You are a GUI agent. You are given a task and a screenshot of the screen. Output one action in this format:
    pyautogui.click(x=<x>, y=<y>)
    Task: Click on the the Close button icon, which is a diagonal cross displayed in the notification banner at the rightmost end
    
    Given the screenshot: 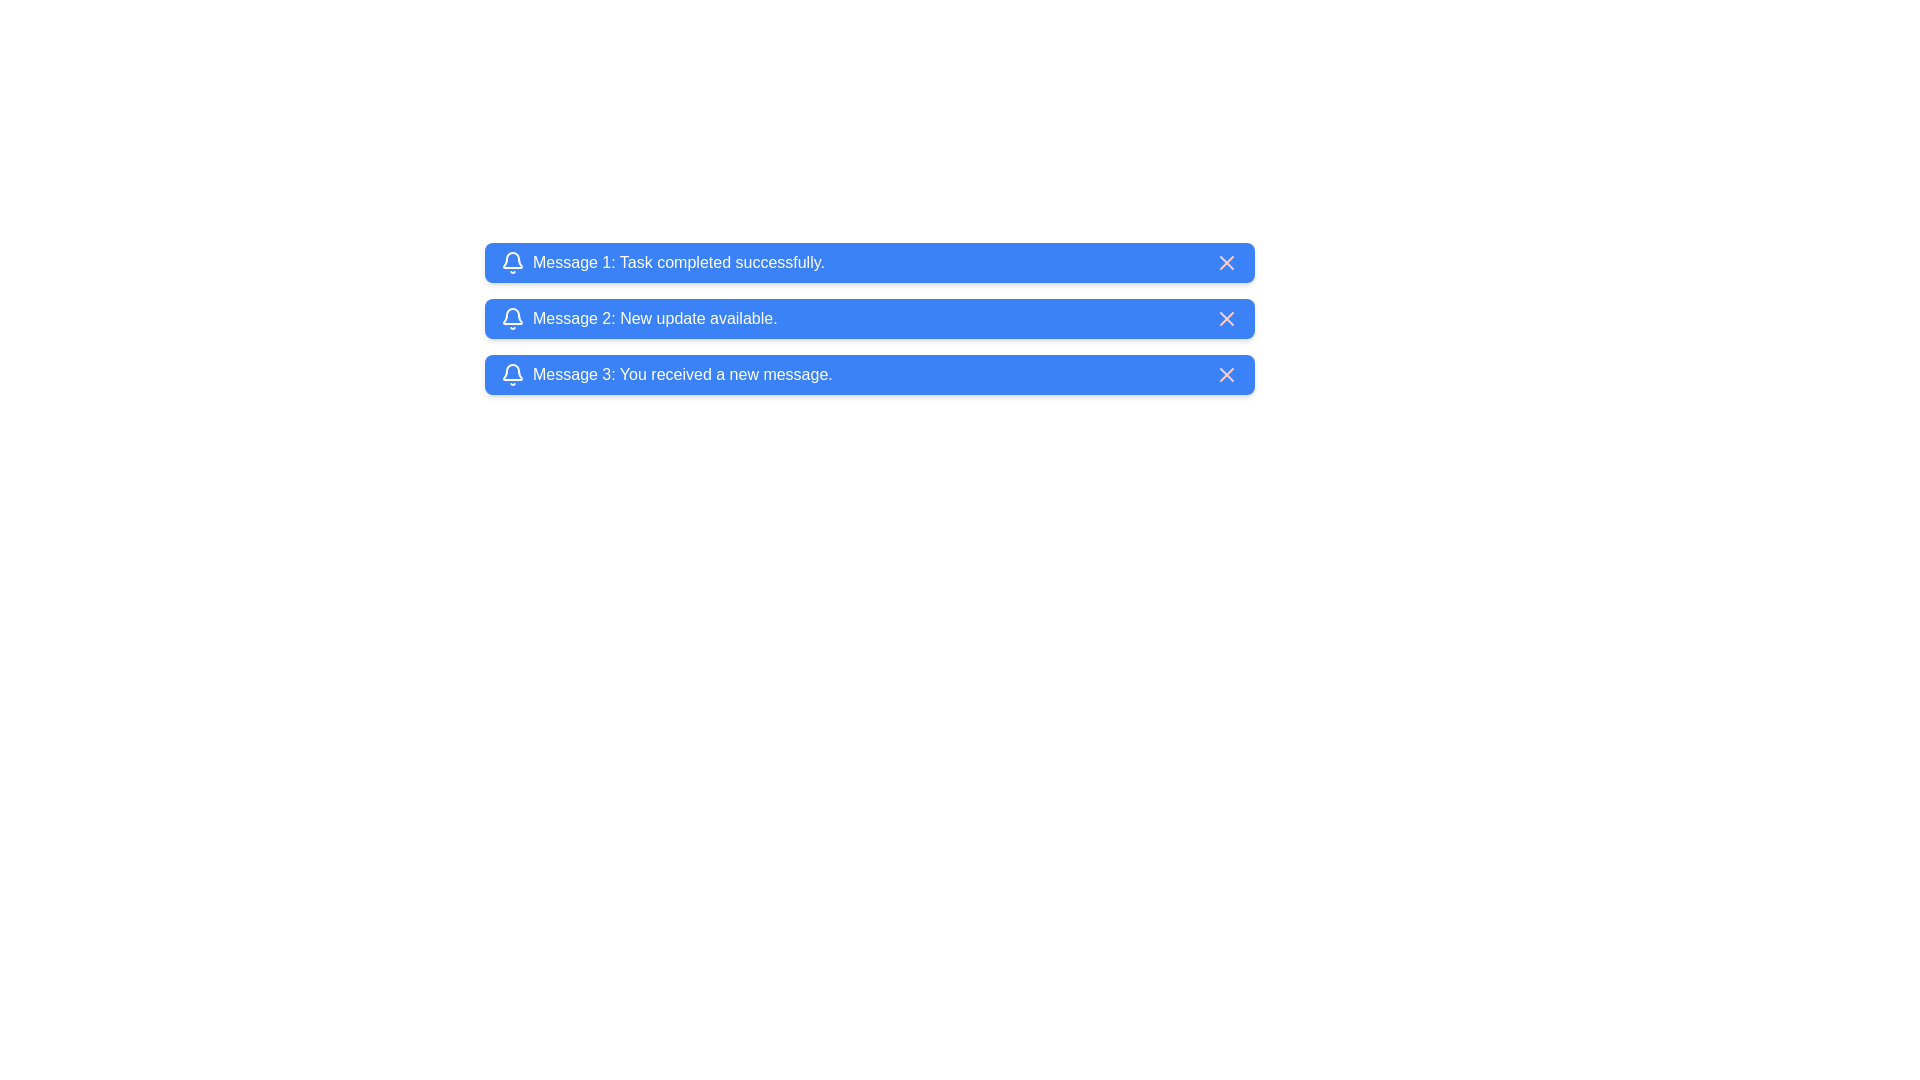 What is the action you would take?
    pyautogui.click(x=1226, y=261)
    